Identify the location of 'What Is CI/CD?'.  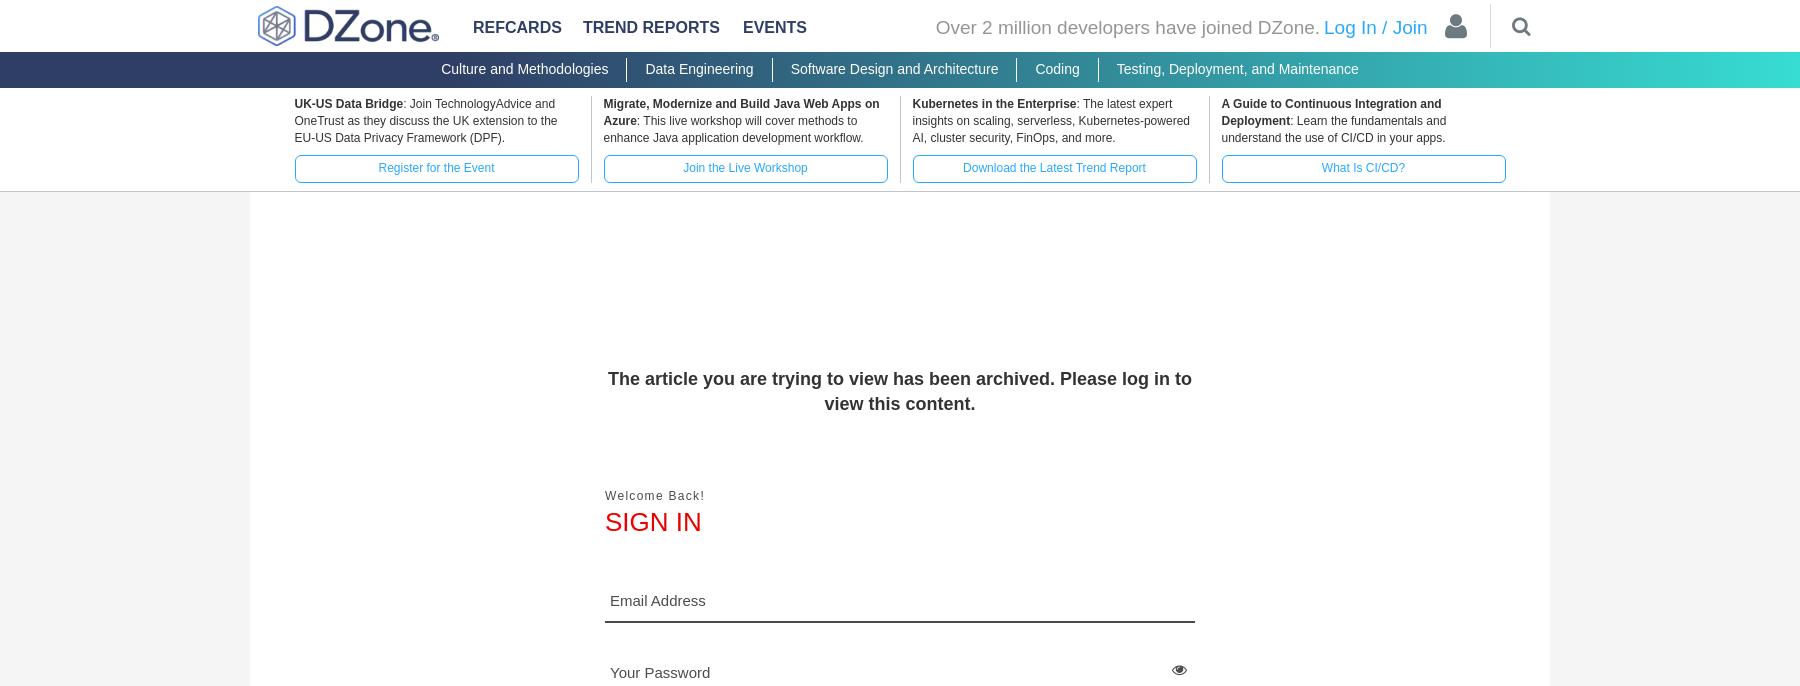
(1361, 167).